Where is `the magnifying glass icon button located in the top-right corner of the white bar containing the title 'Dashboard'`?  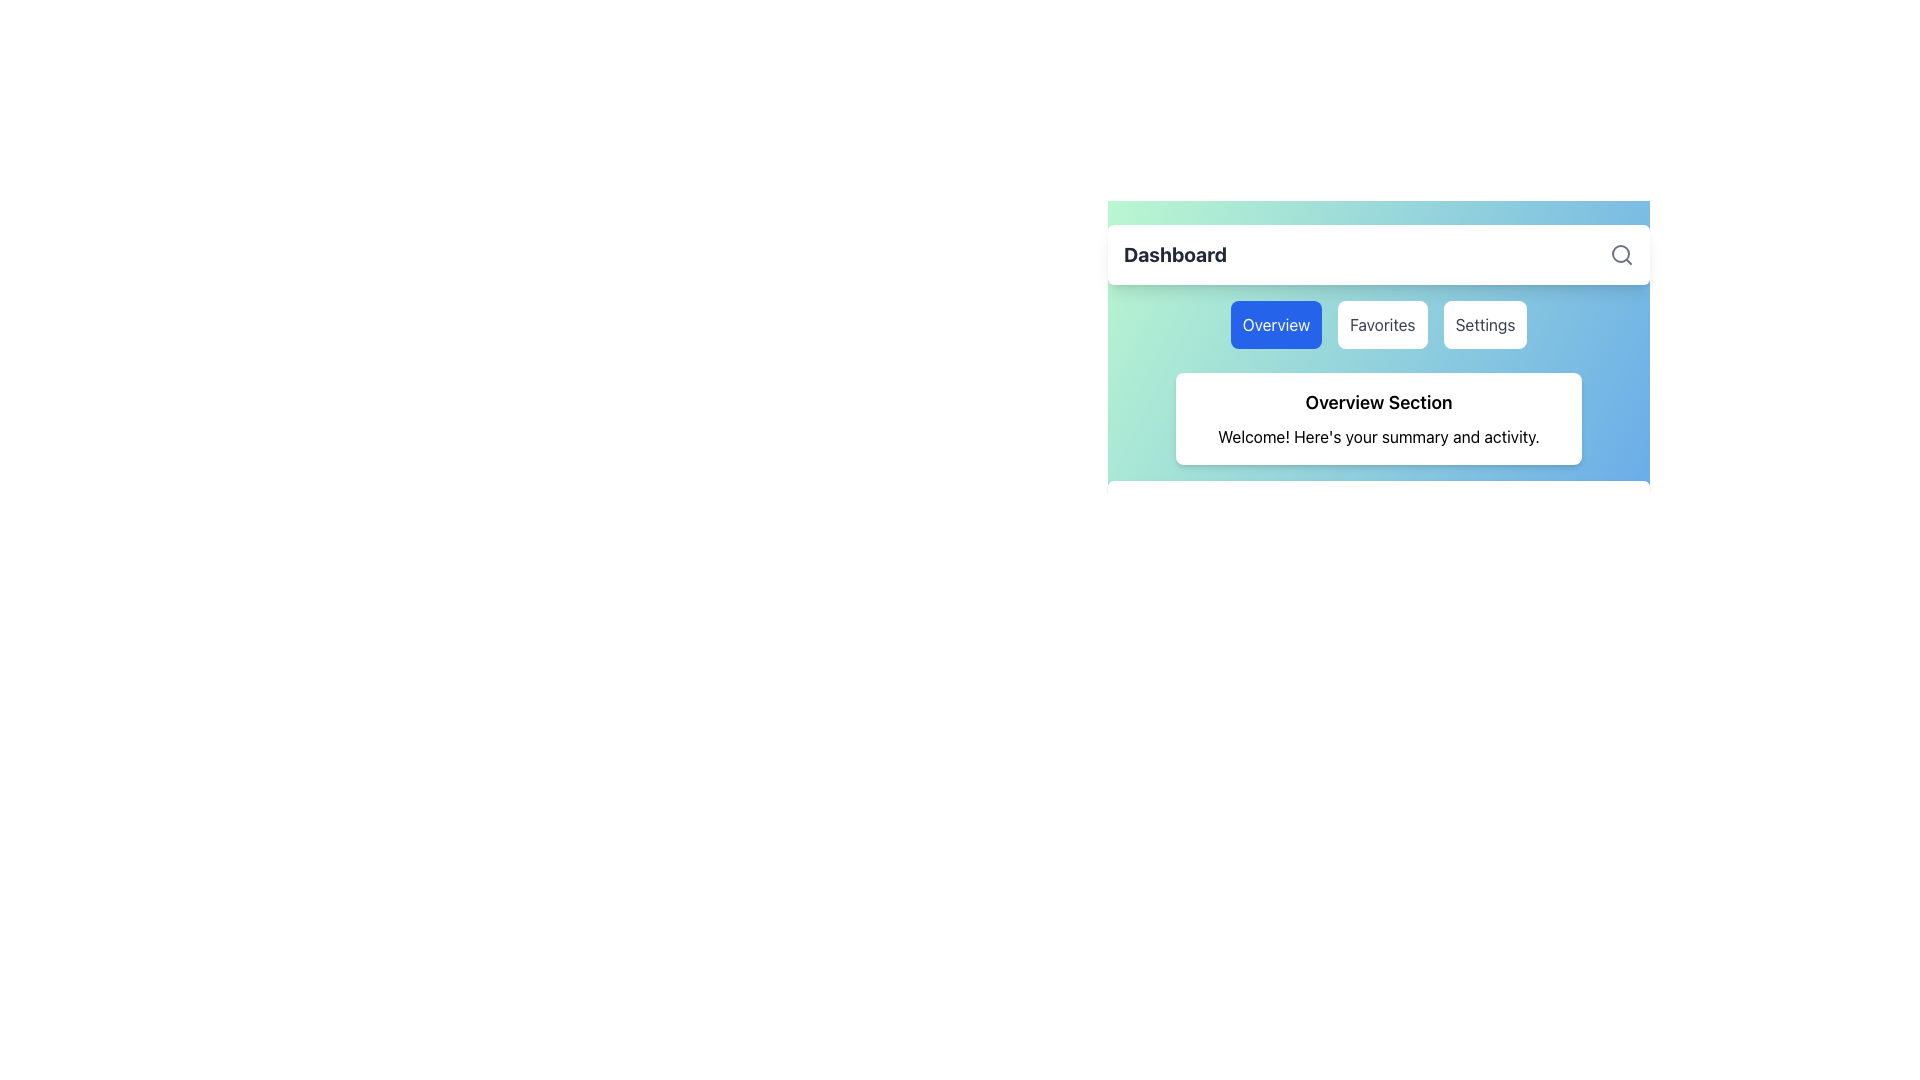 the magnifying glass icon button located in the top-right corner of the white bar containing the title 'Dashboard' is located at coordinates (1622, 253).